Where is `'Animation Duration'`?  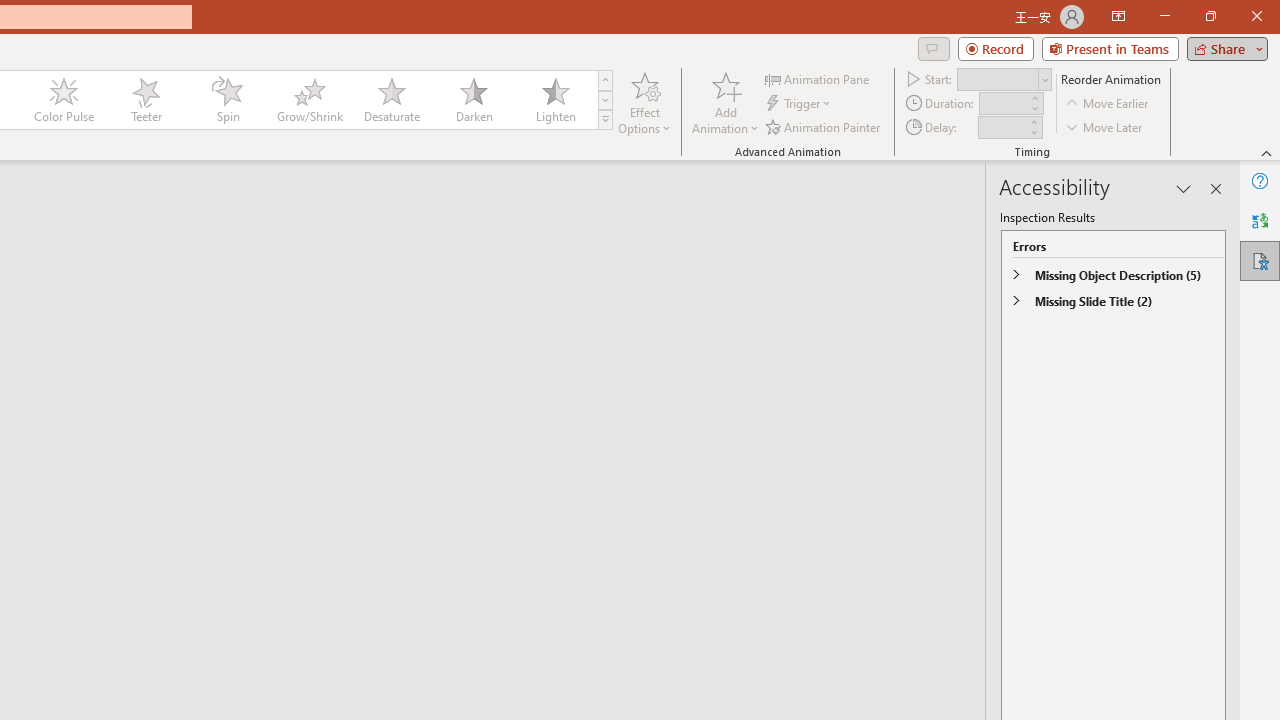
'Animation Duration' is located at coordinates (1003, 103).